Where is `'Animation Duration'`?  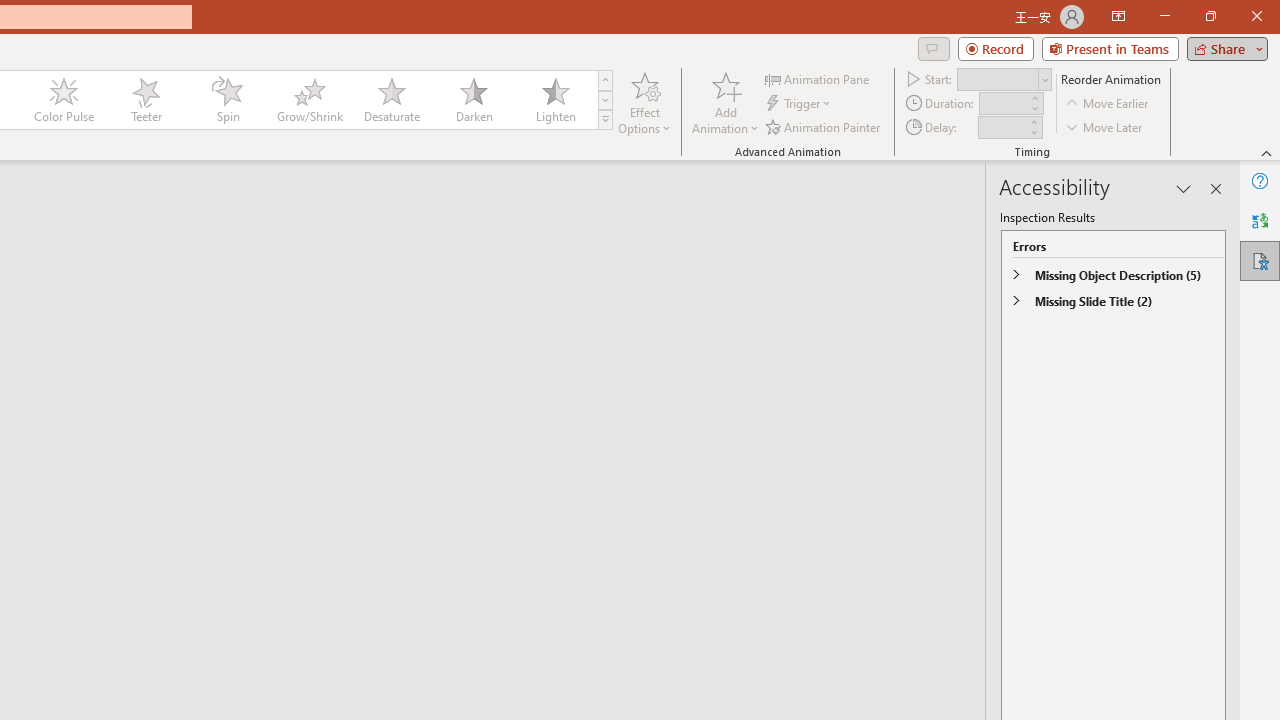
'Animation Duration' is located at coordinates (1003, 103).